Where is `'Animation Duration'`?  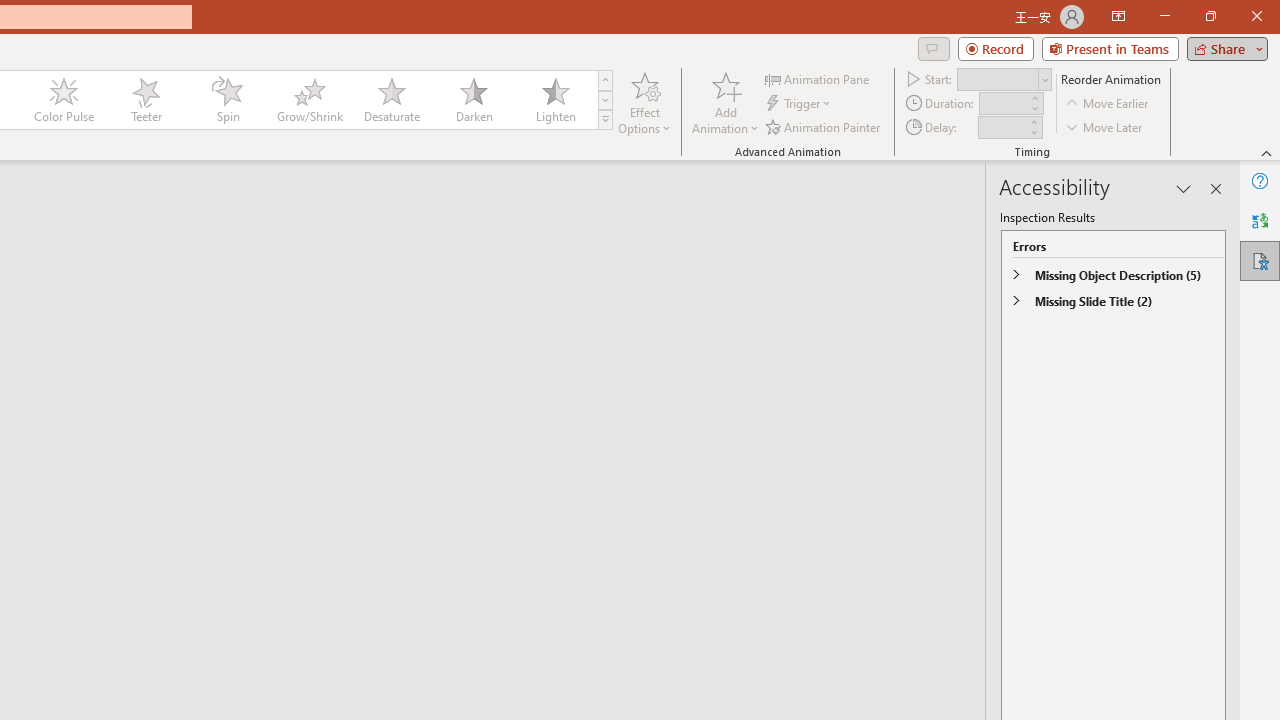
'Animation Duration' is located at coordinates (1003, 103).